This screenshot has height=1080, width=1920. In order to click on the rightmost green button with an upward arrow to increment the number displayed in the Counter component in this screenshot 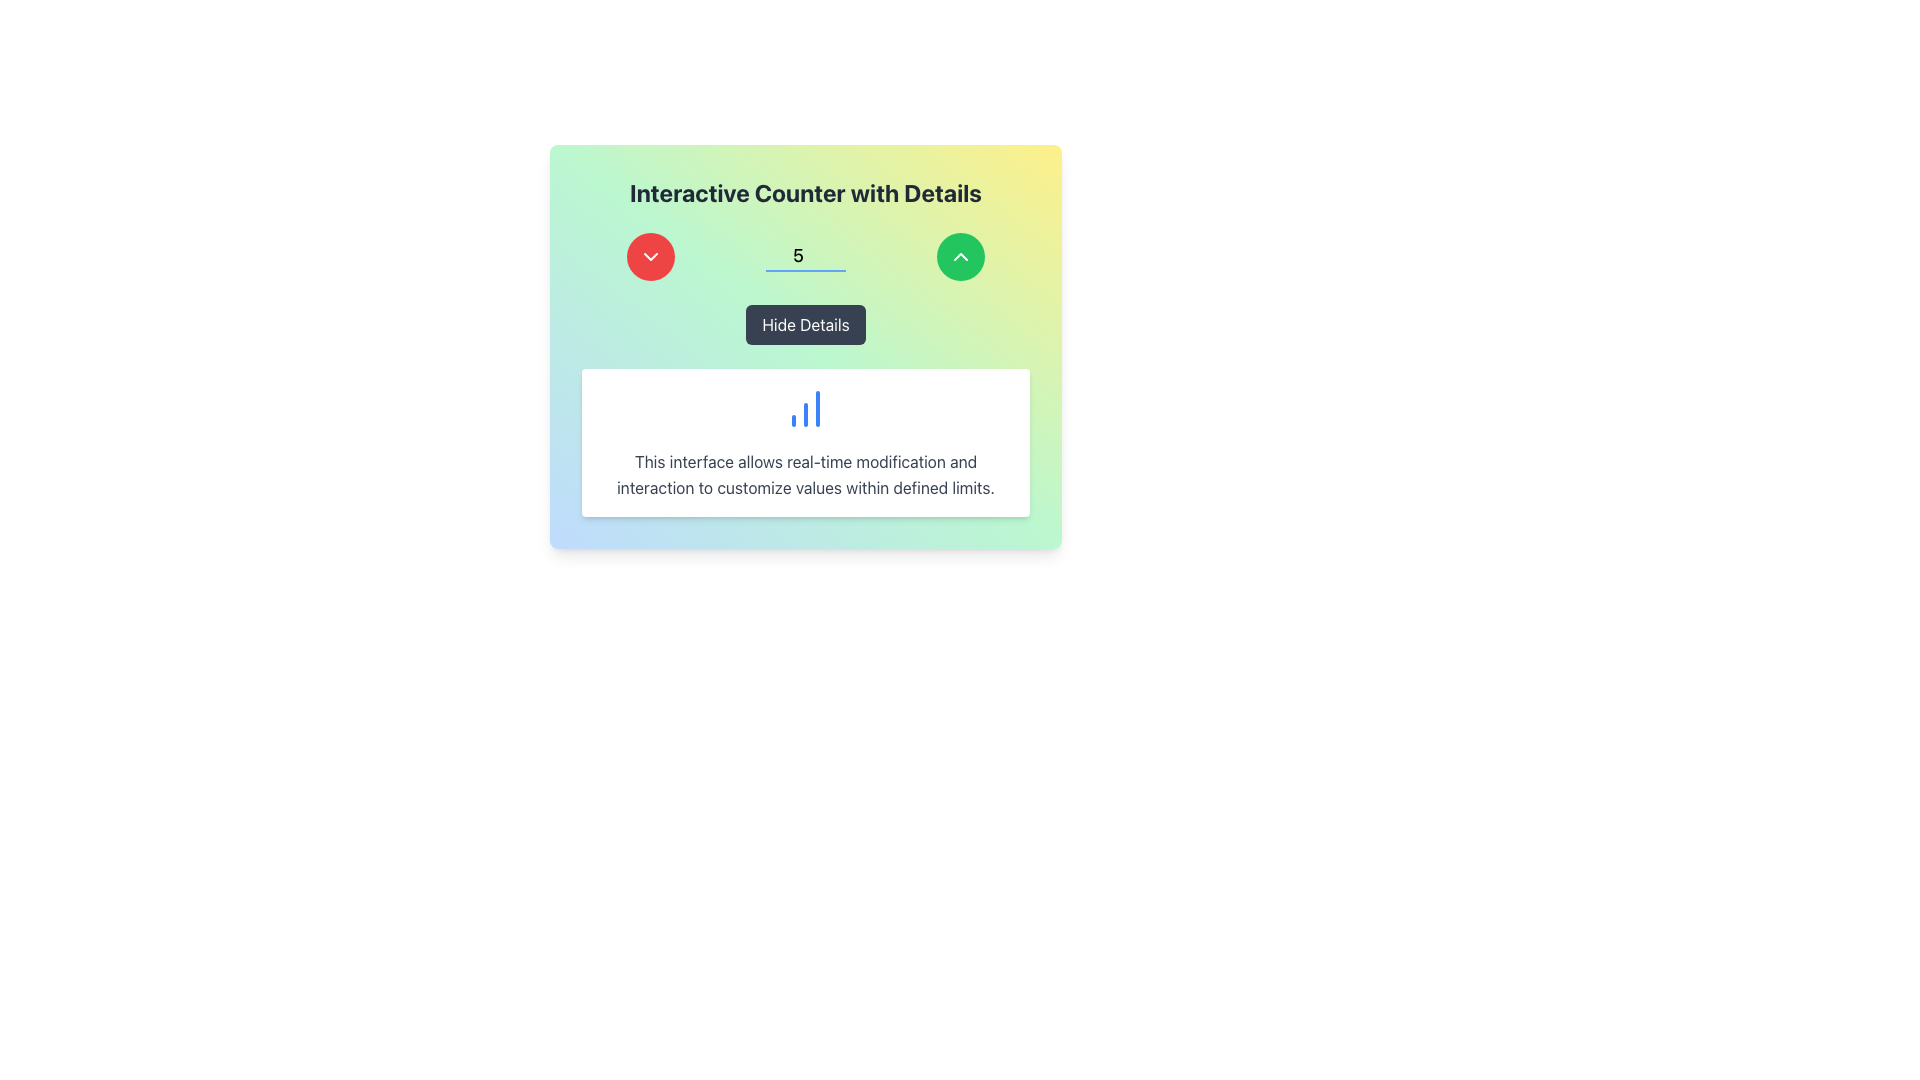, I will do `click(806, 256)`.